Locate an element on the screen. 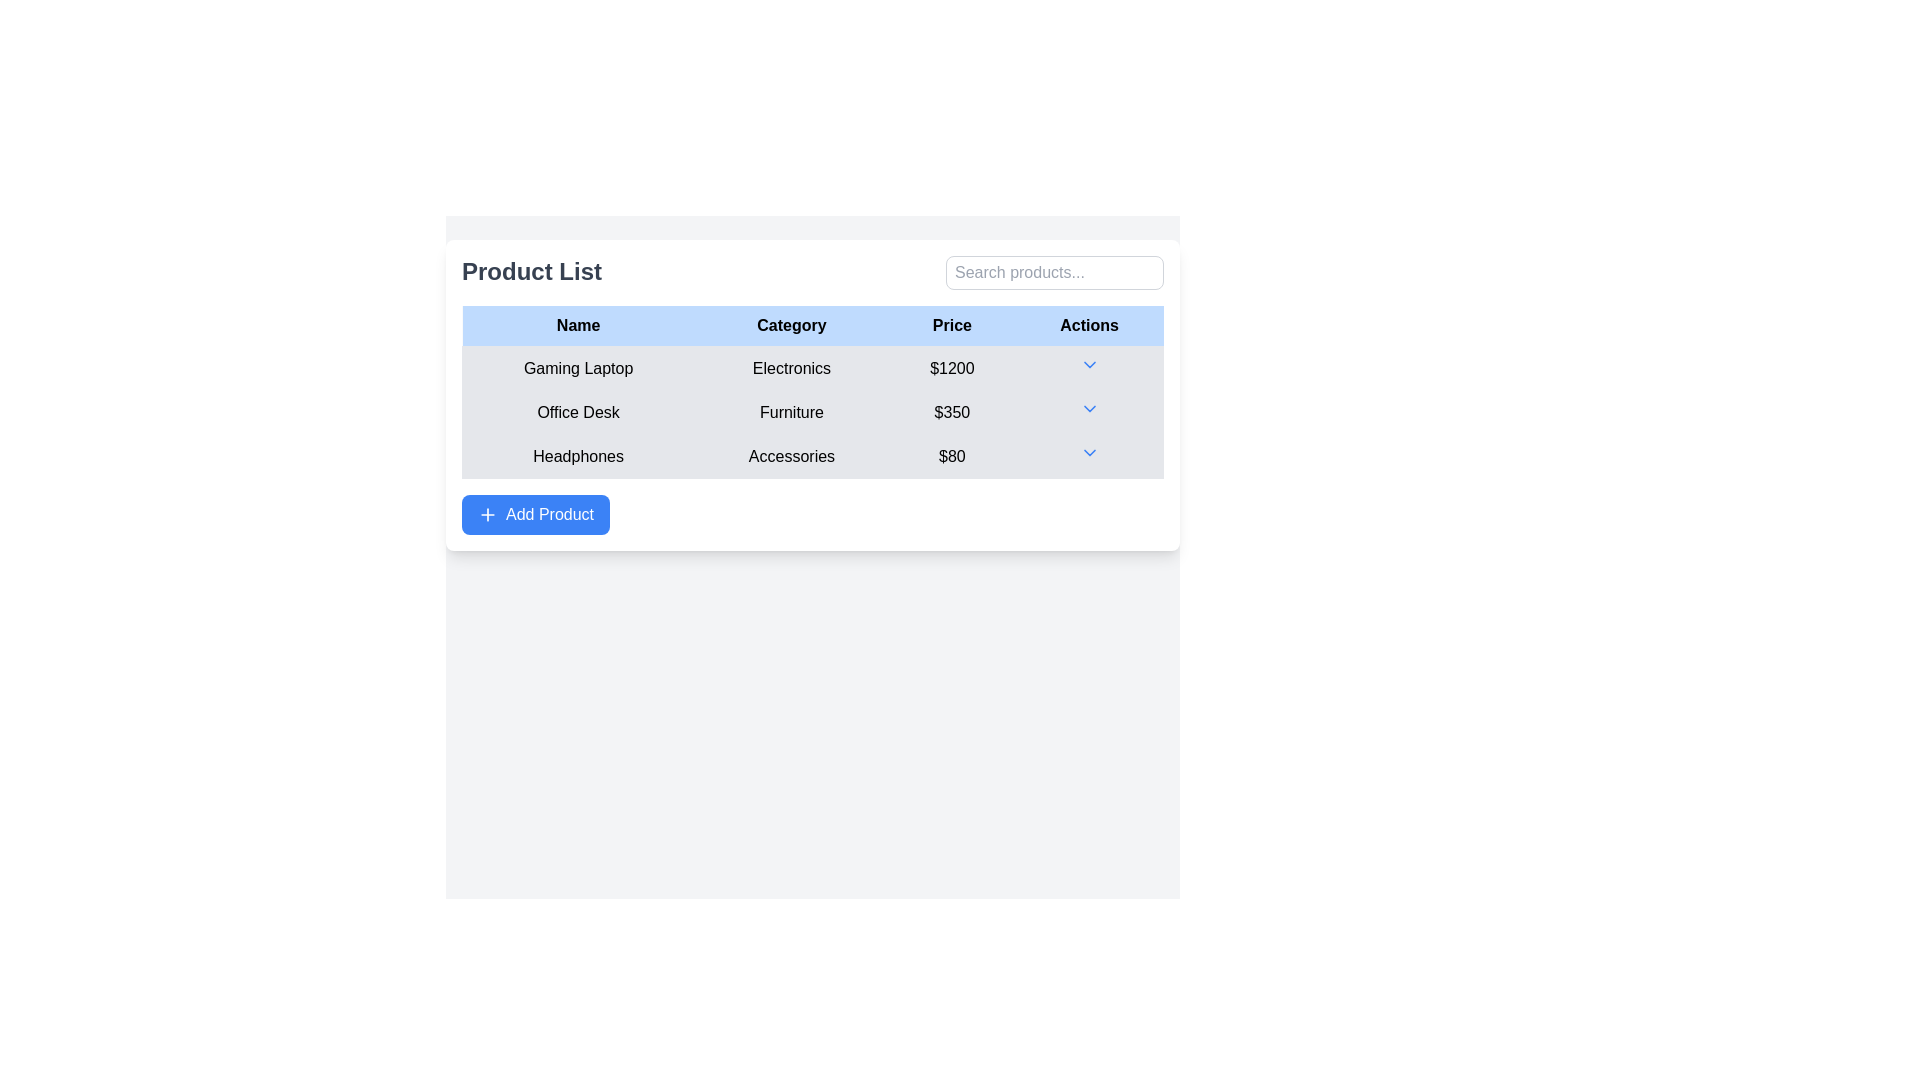 This screenshot has width=1920, height=1080. text label displaying 'Electronics' located in the second cell of the 'Category' column for the 'Gaming Laptop' row within the 'Product List' table is located at coordinates (791, 368).